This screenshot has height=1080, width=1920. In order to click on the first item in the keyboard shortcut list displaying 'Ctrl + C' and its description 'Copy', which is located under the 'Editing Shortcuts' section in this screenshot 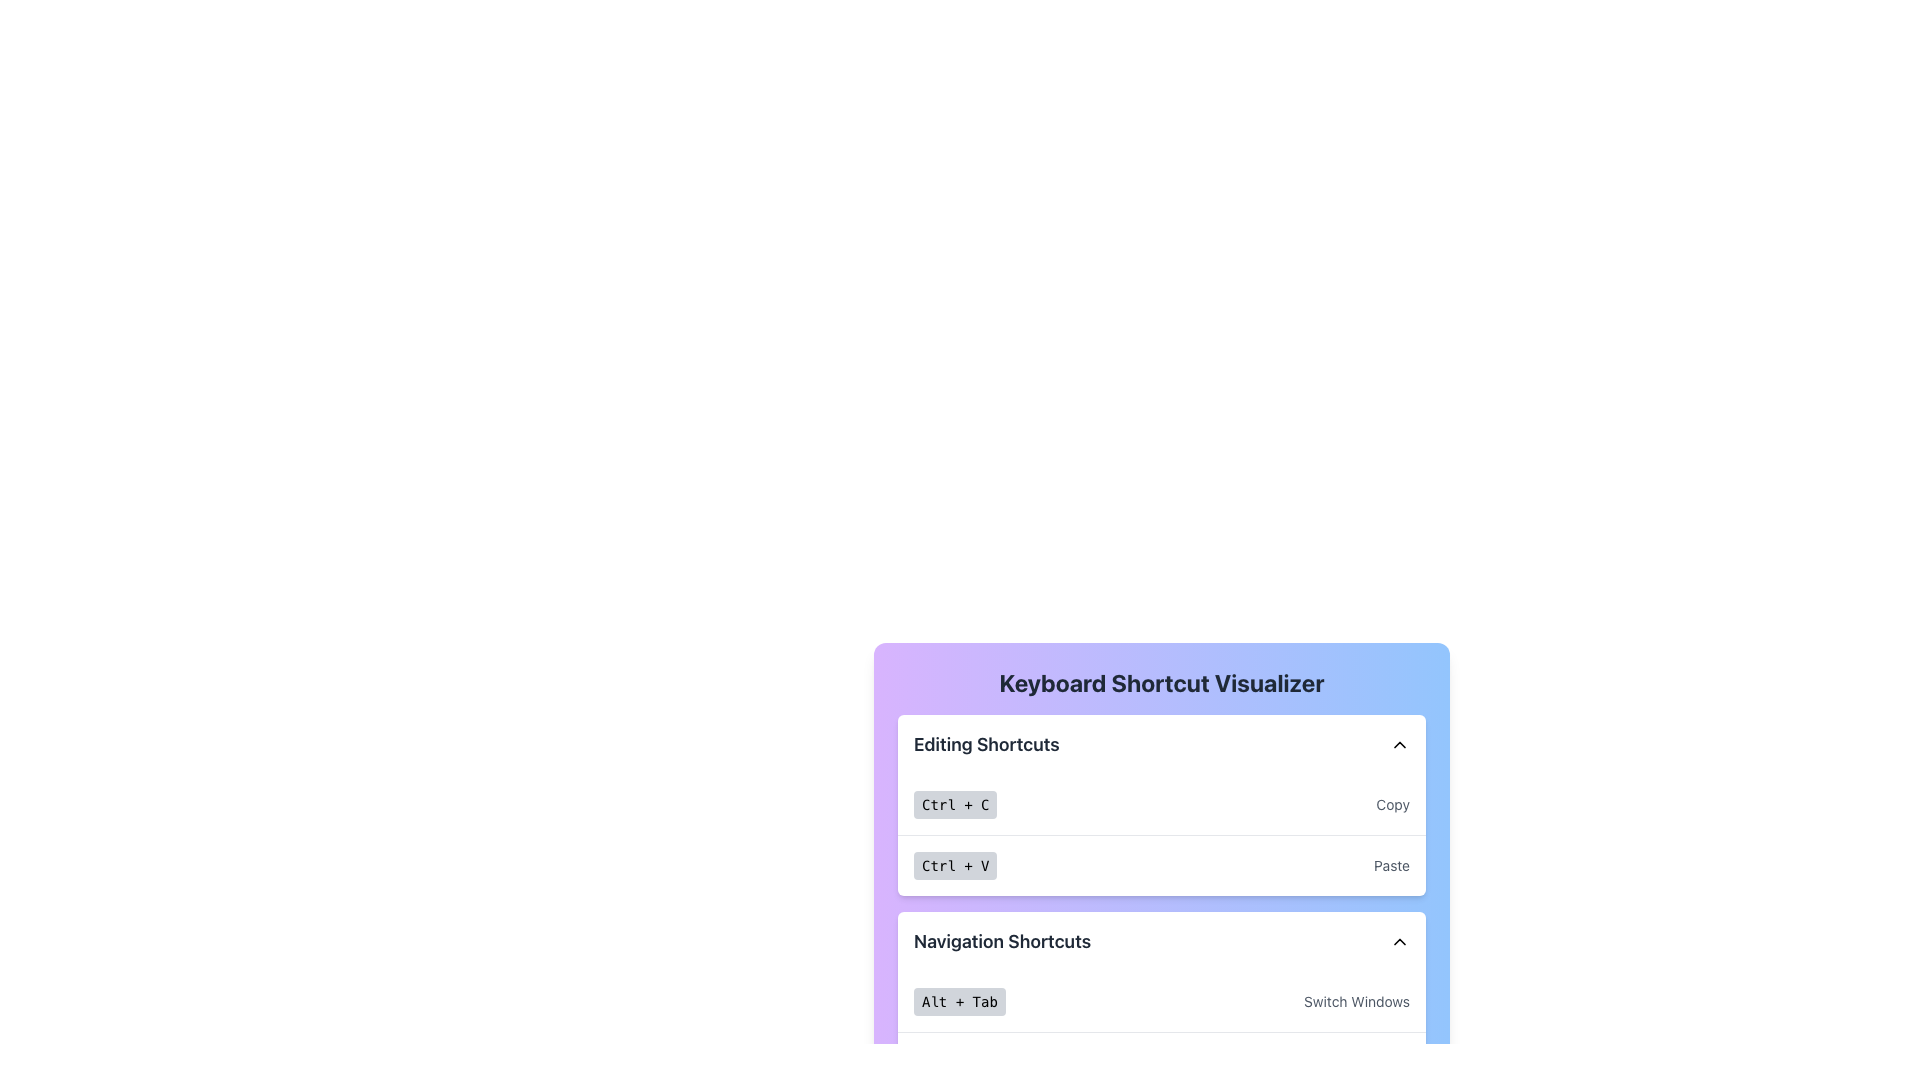, I will do `click(1161, 804)`.